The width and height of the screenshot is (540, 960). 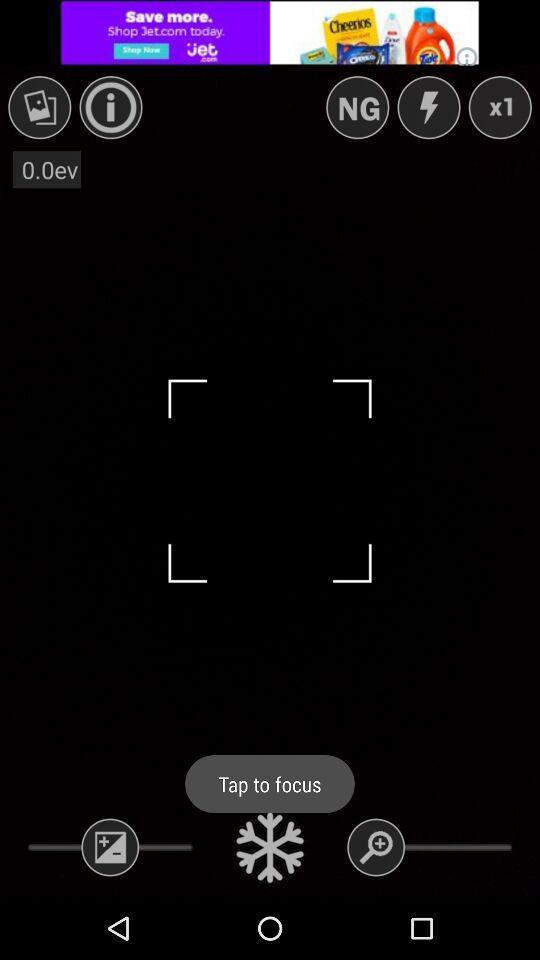 I want to click on take photo button, so click(x=270, y=846).